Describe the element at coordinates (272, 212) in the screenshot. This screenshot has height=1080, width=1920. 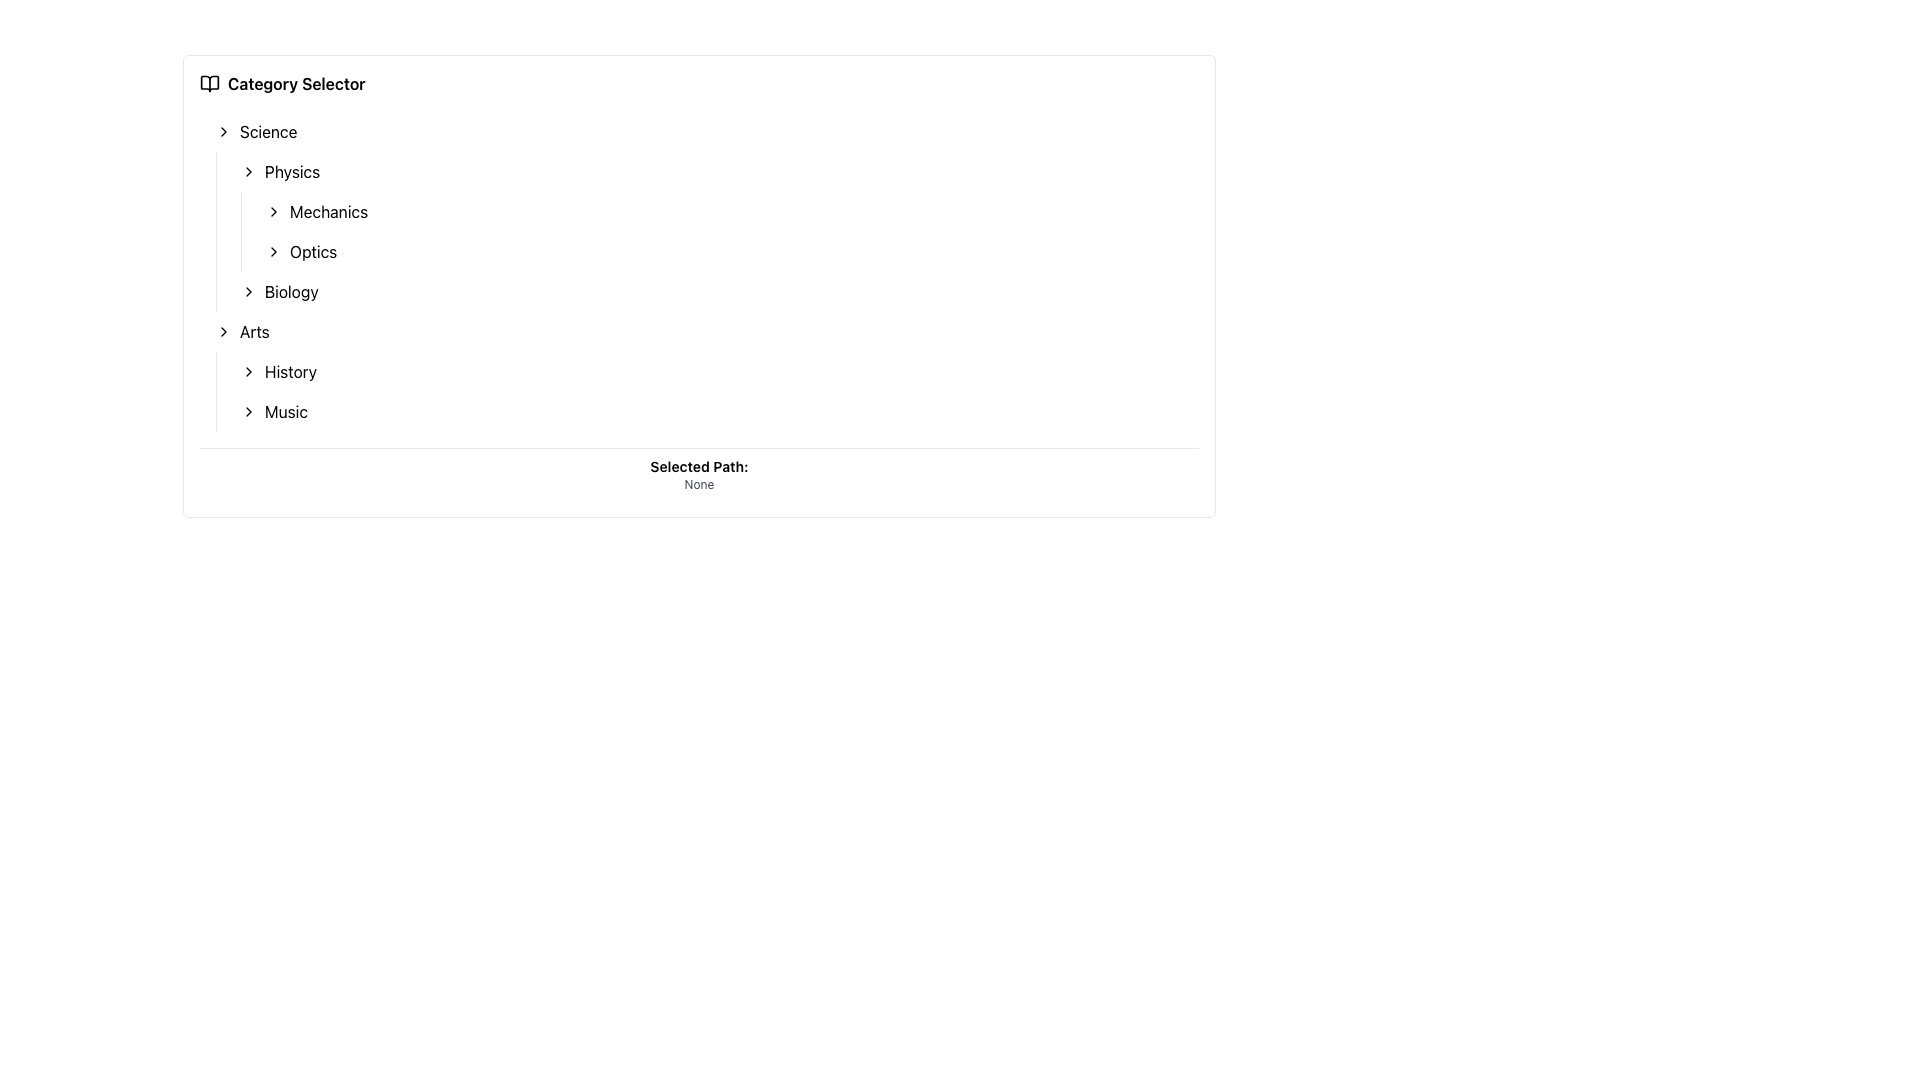
I see `the right-pointing chevron icon with a thin outline and rounded ends located before the text 'Mechanics'` at that location.